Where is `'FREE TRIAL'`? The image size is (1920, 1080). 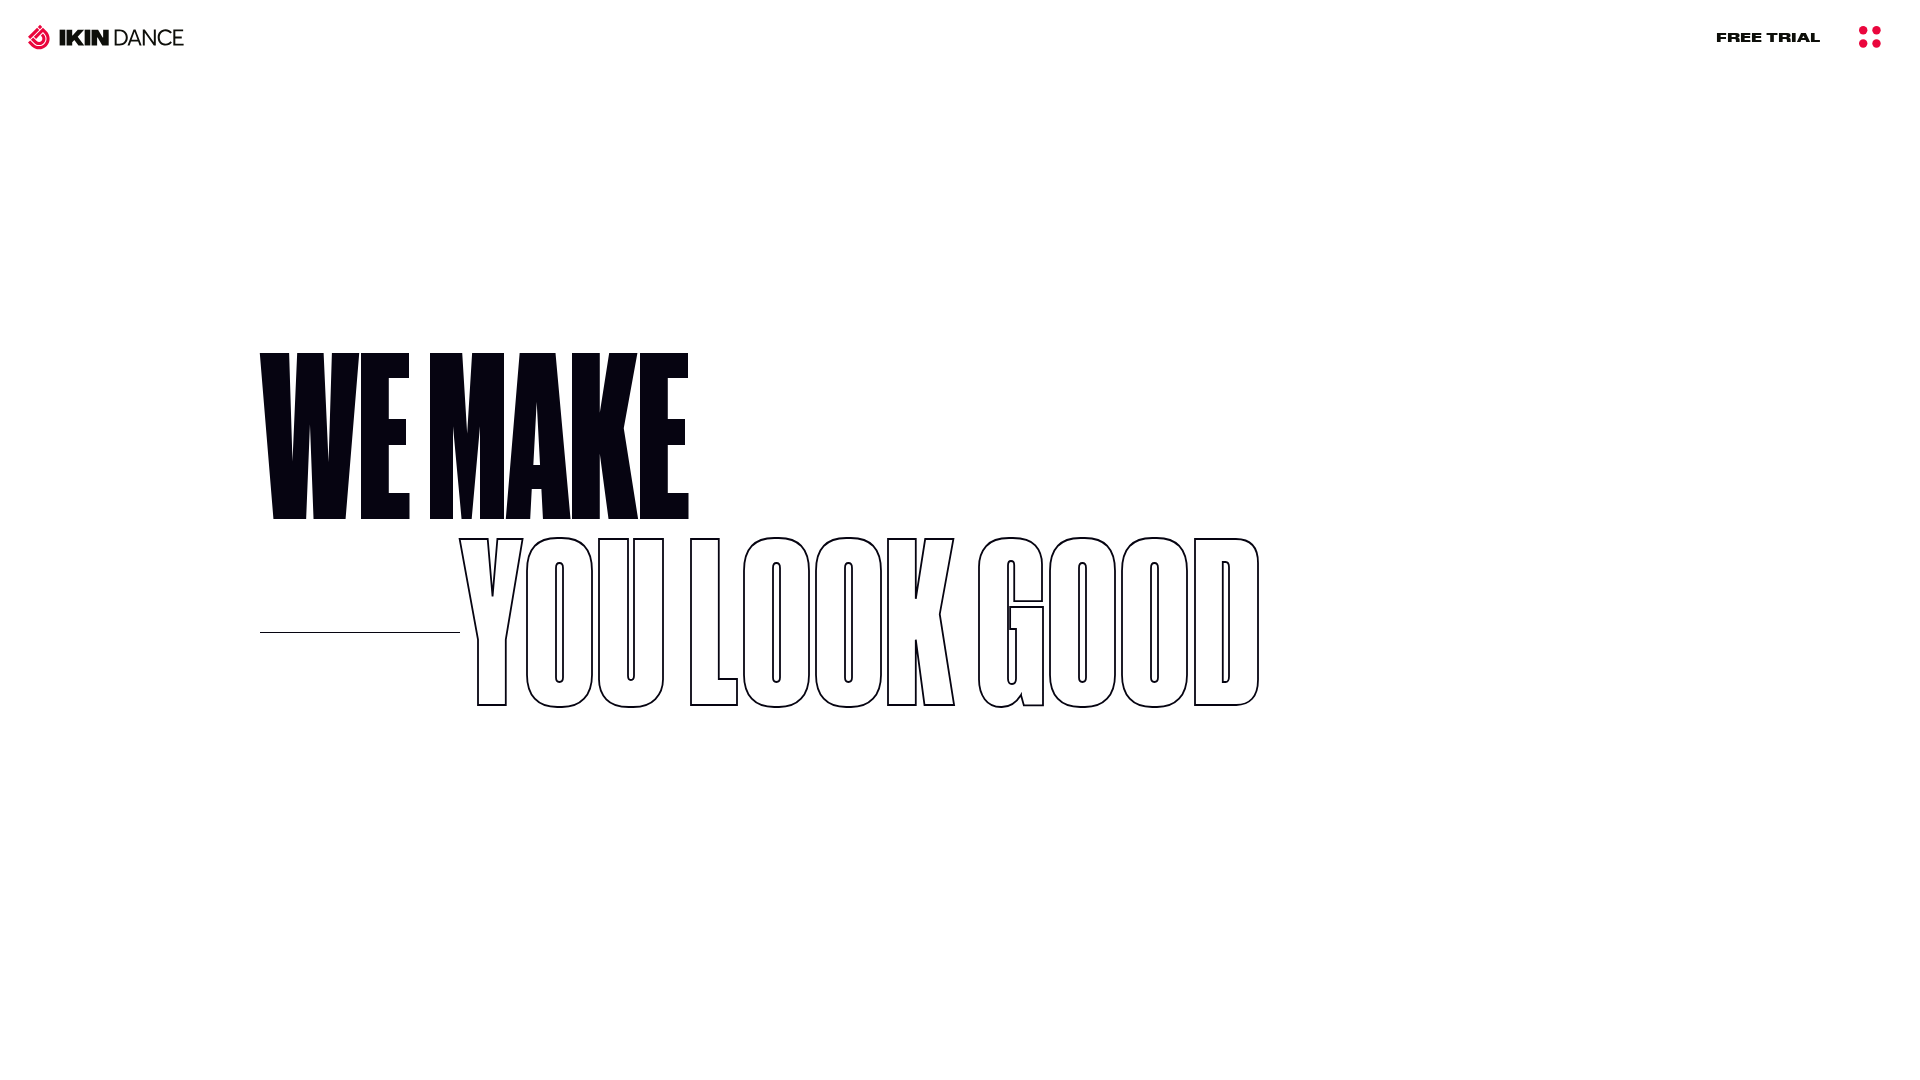
'FREE TRIAL' is located at coordinates (1767, 36).